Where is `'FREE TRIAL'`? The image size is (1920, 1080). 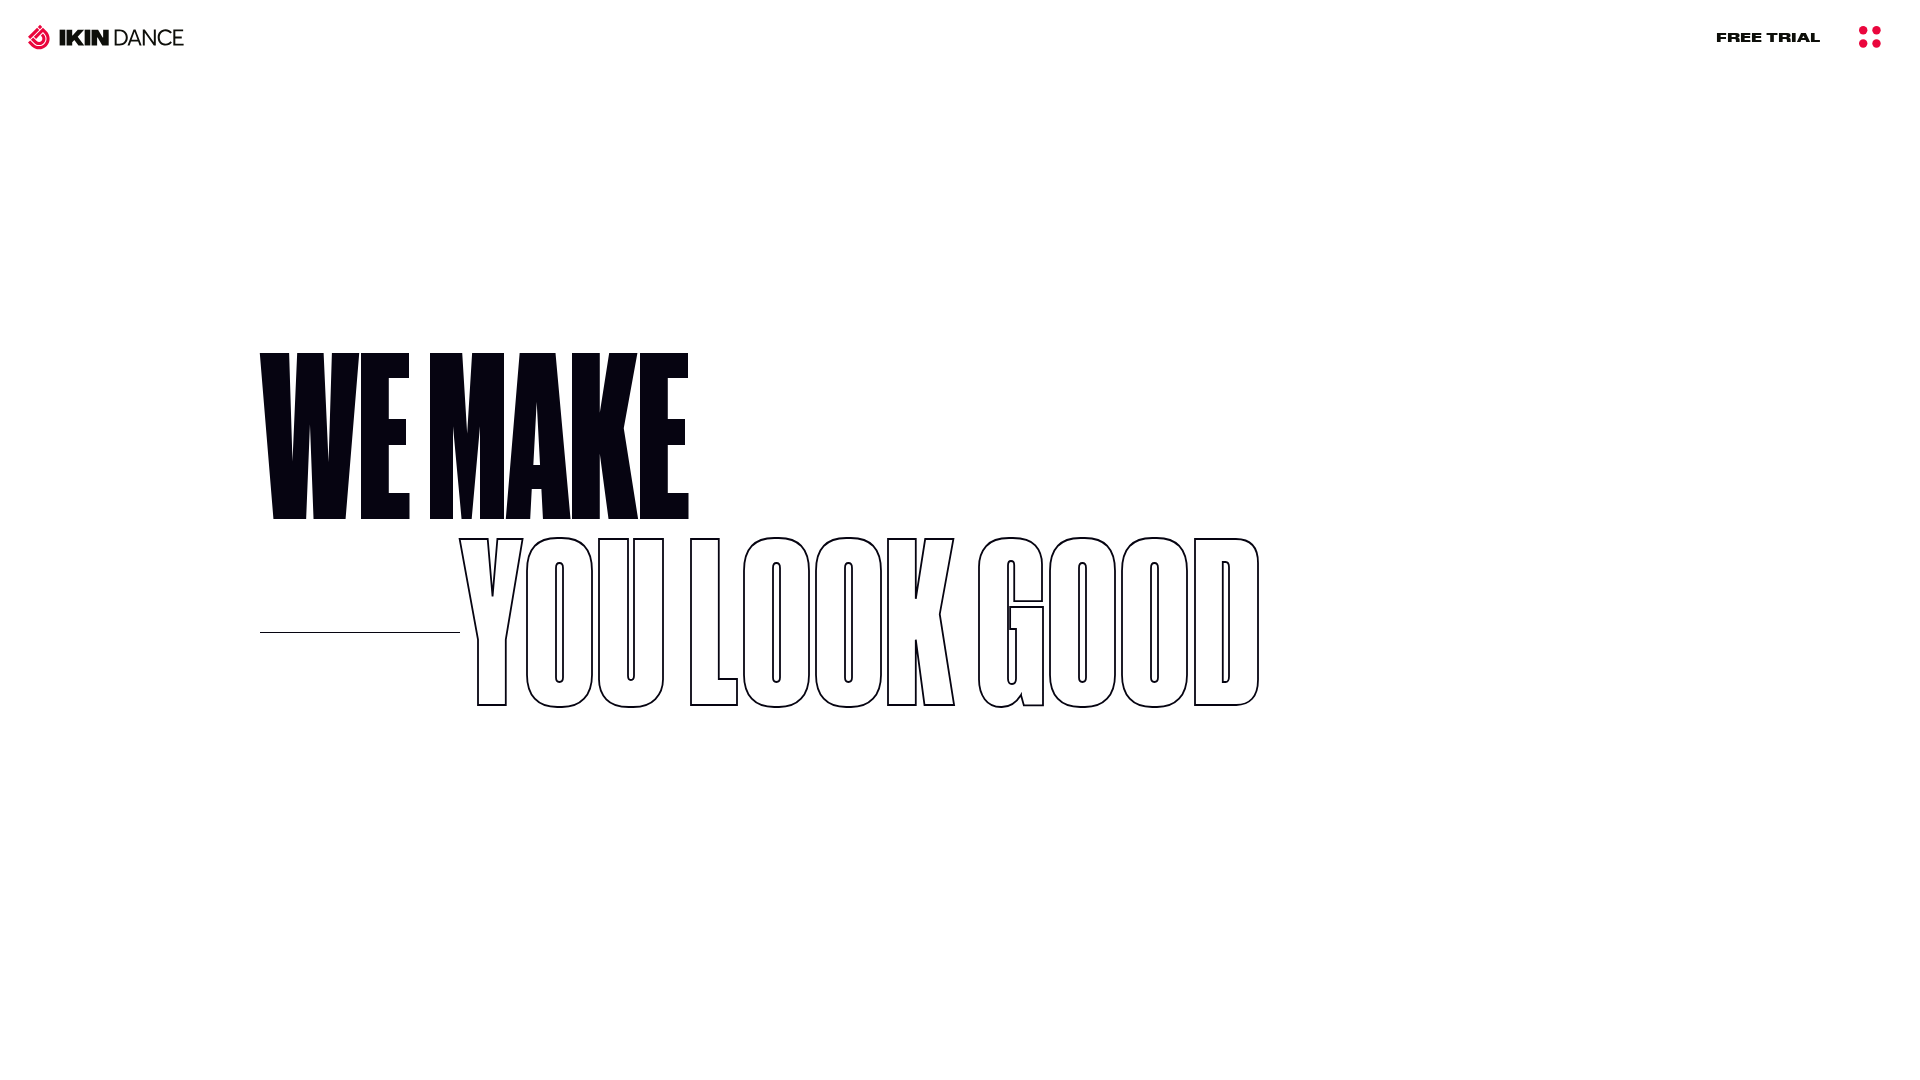
'FREE TRIAL' is located at coordinates (1767, 36).